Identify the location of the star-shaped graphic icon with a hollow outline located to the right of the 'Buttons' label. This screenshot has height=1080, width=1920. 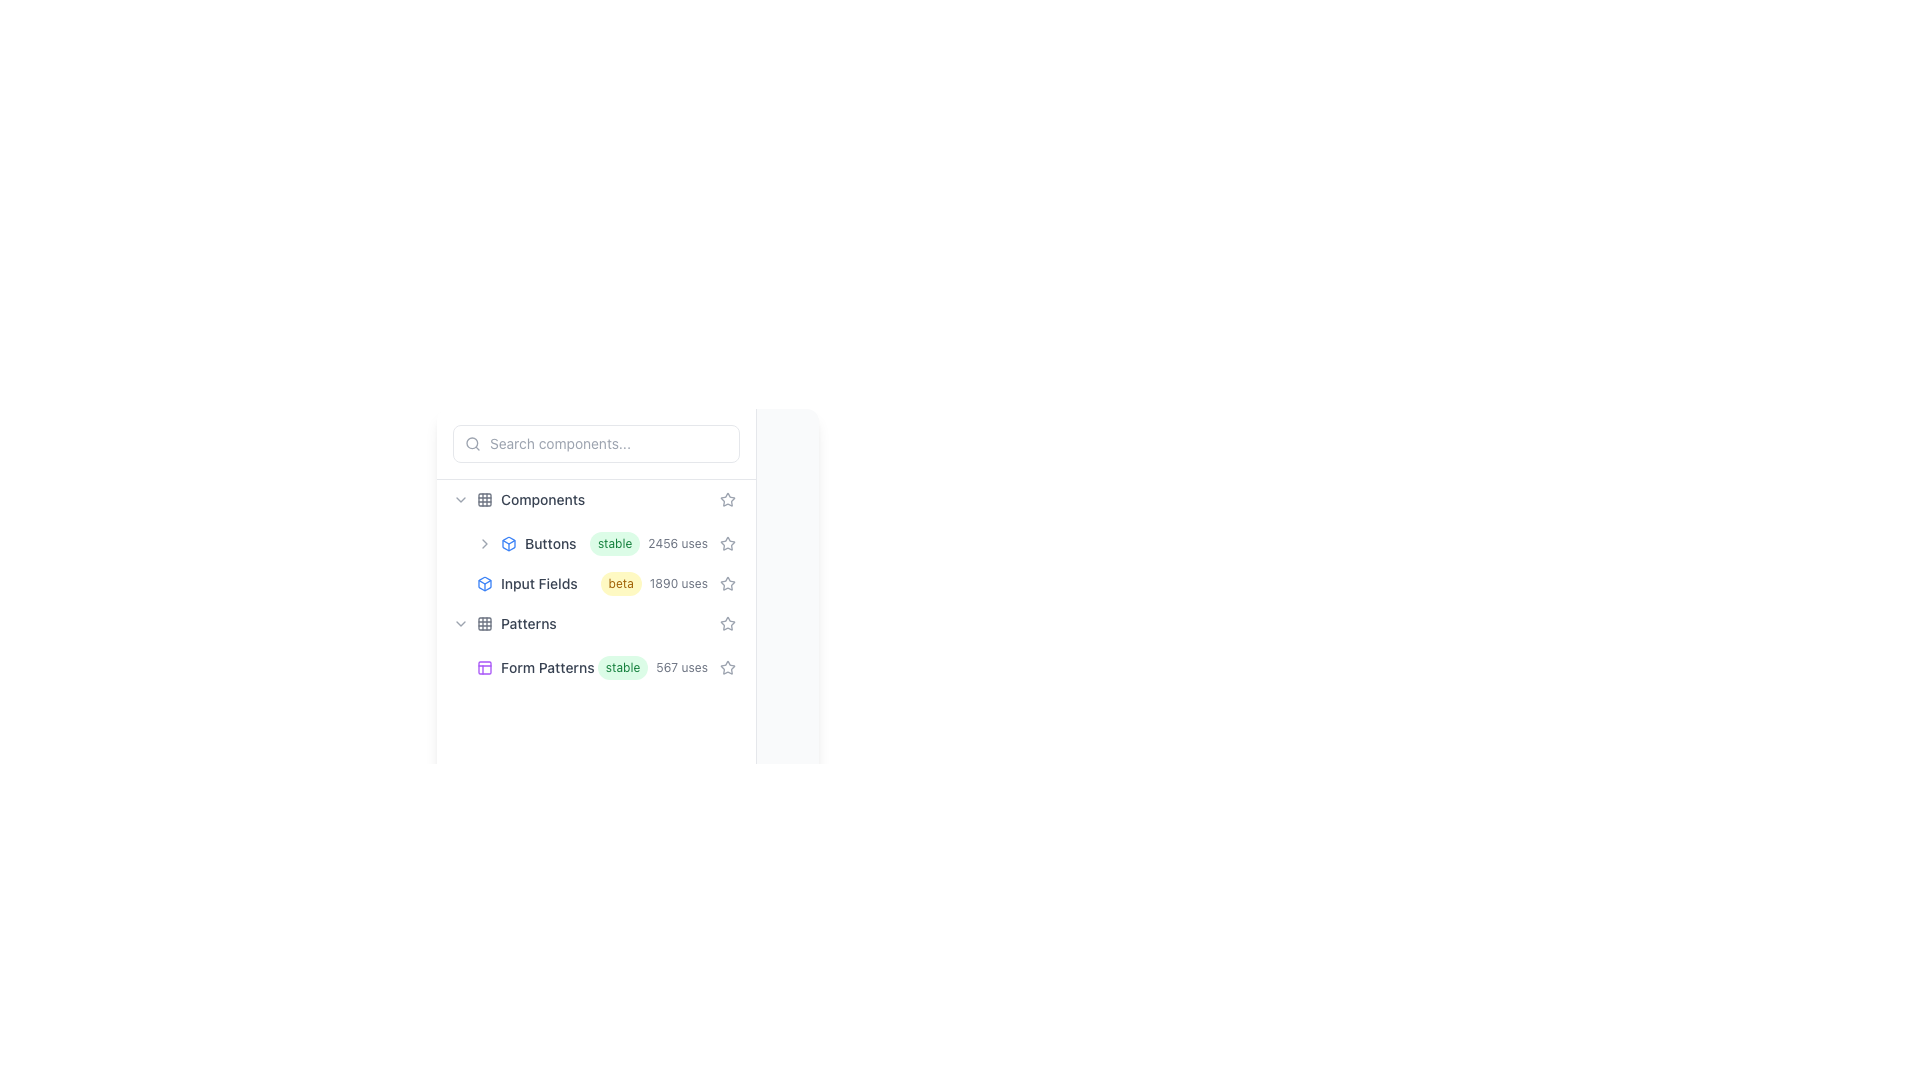
(727, 543).